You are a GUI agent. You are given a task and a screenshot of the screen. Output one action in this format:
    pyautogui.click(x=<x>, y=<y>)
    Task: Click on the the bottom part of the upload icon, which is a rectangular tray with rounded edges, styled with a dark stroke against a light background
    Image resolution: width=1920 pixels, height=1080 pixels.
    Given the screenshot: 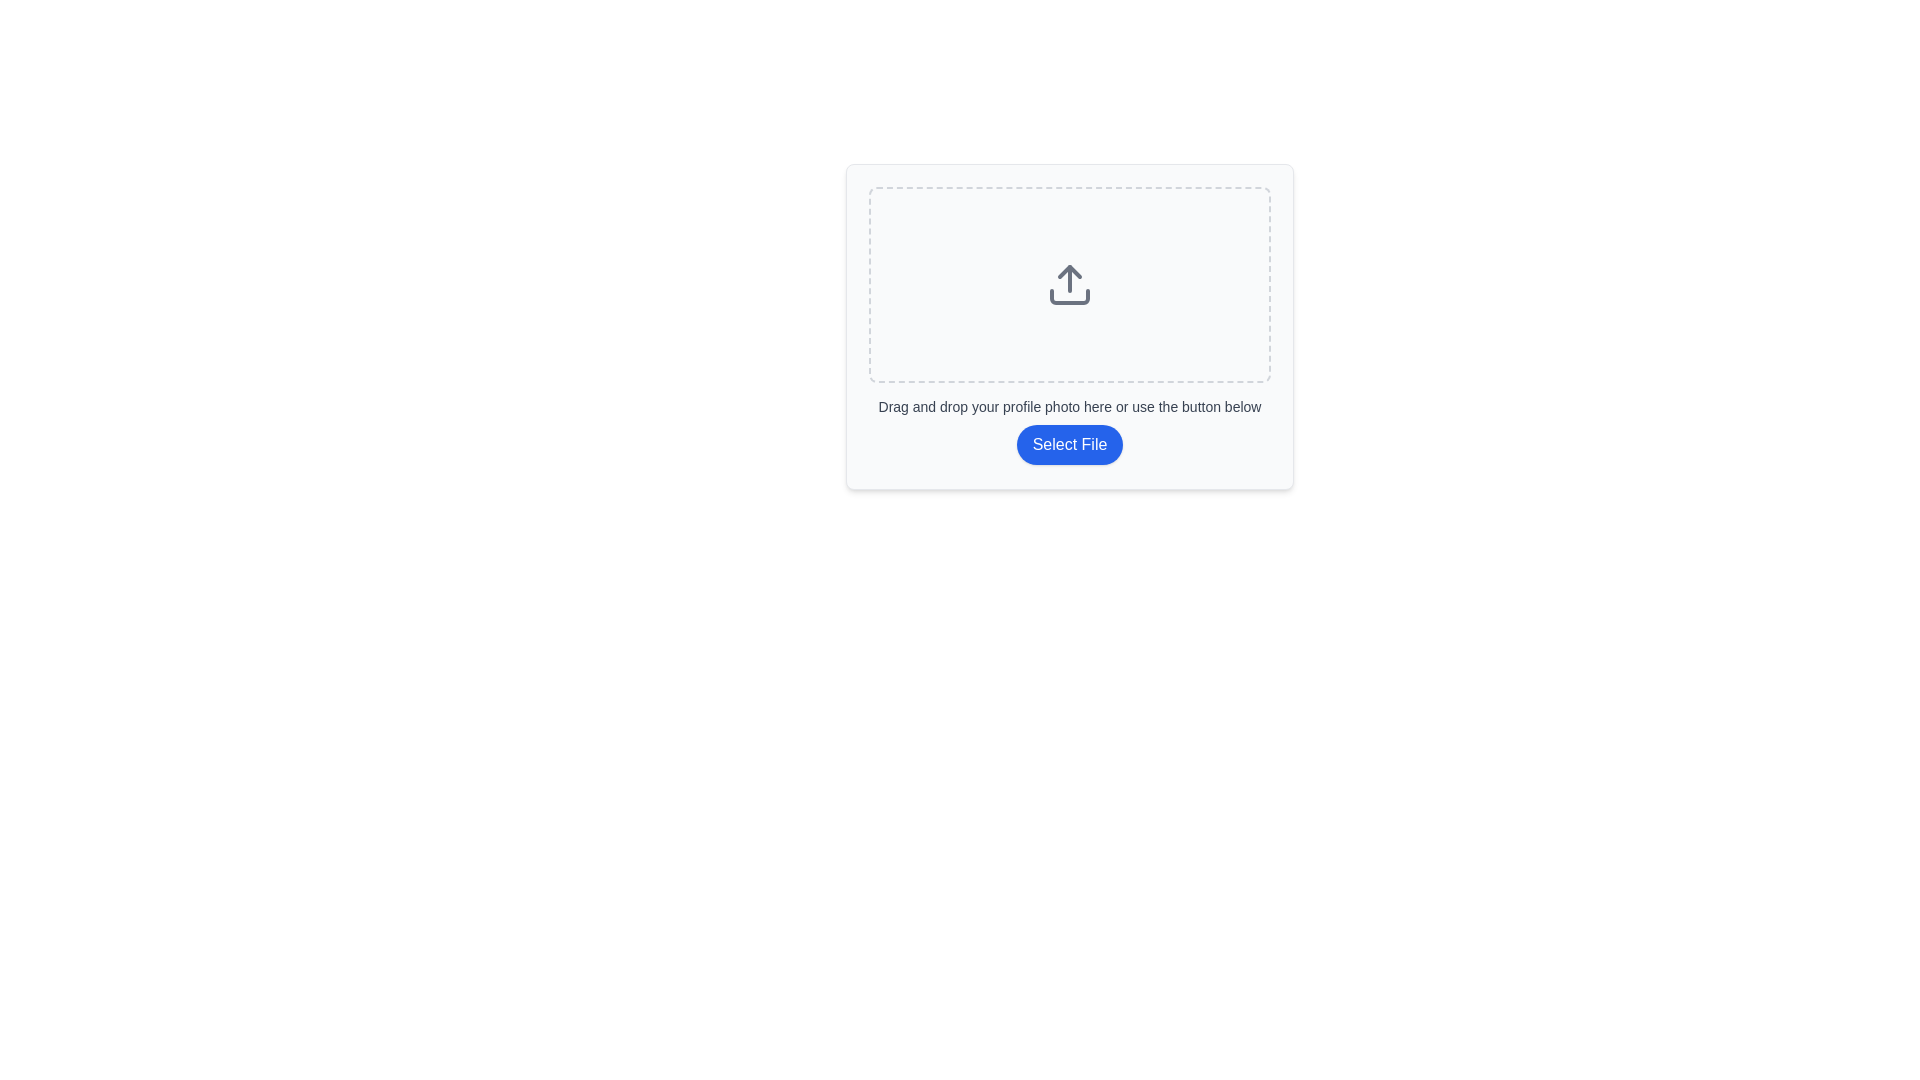 What is the action you would take?
    pyautogui.click(x=1069, y=297)
    